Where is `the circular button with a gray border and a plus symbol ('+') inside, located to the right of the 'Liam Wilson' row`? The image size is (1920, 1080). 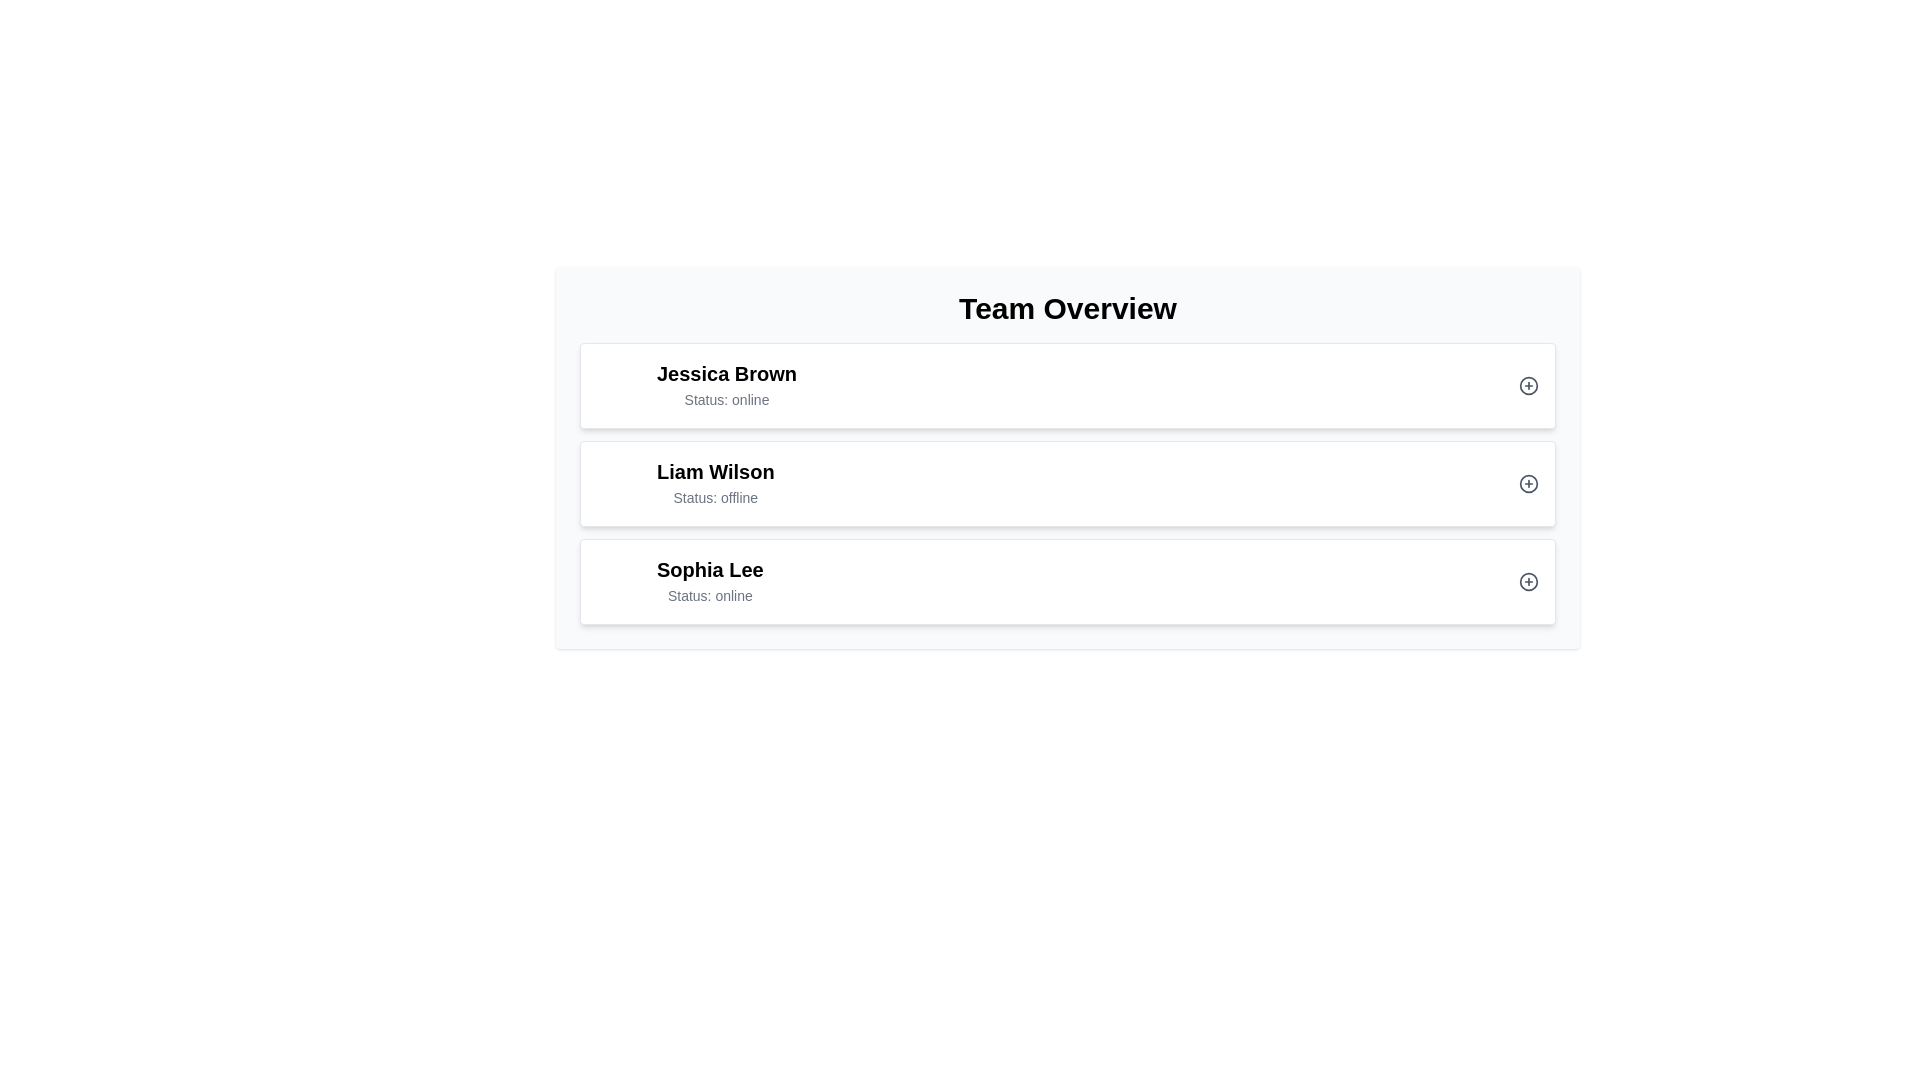
the circular button with a gray border and a plus symbol ('+') inside, located to the right of the 'Liam Wilson' row is located at coordinates (1528, 483).